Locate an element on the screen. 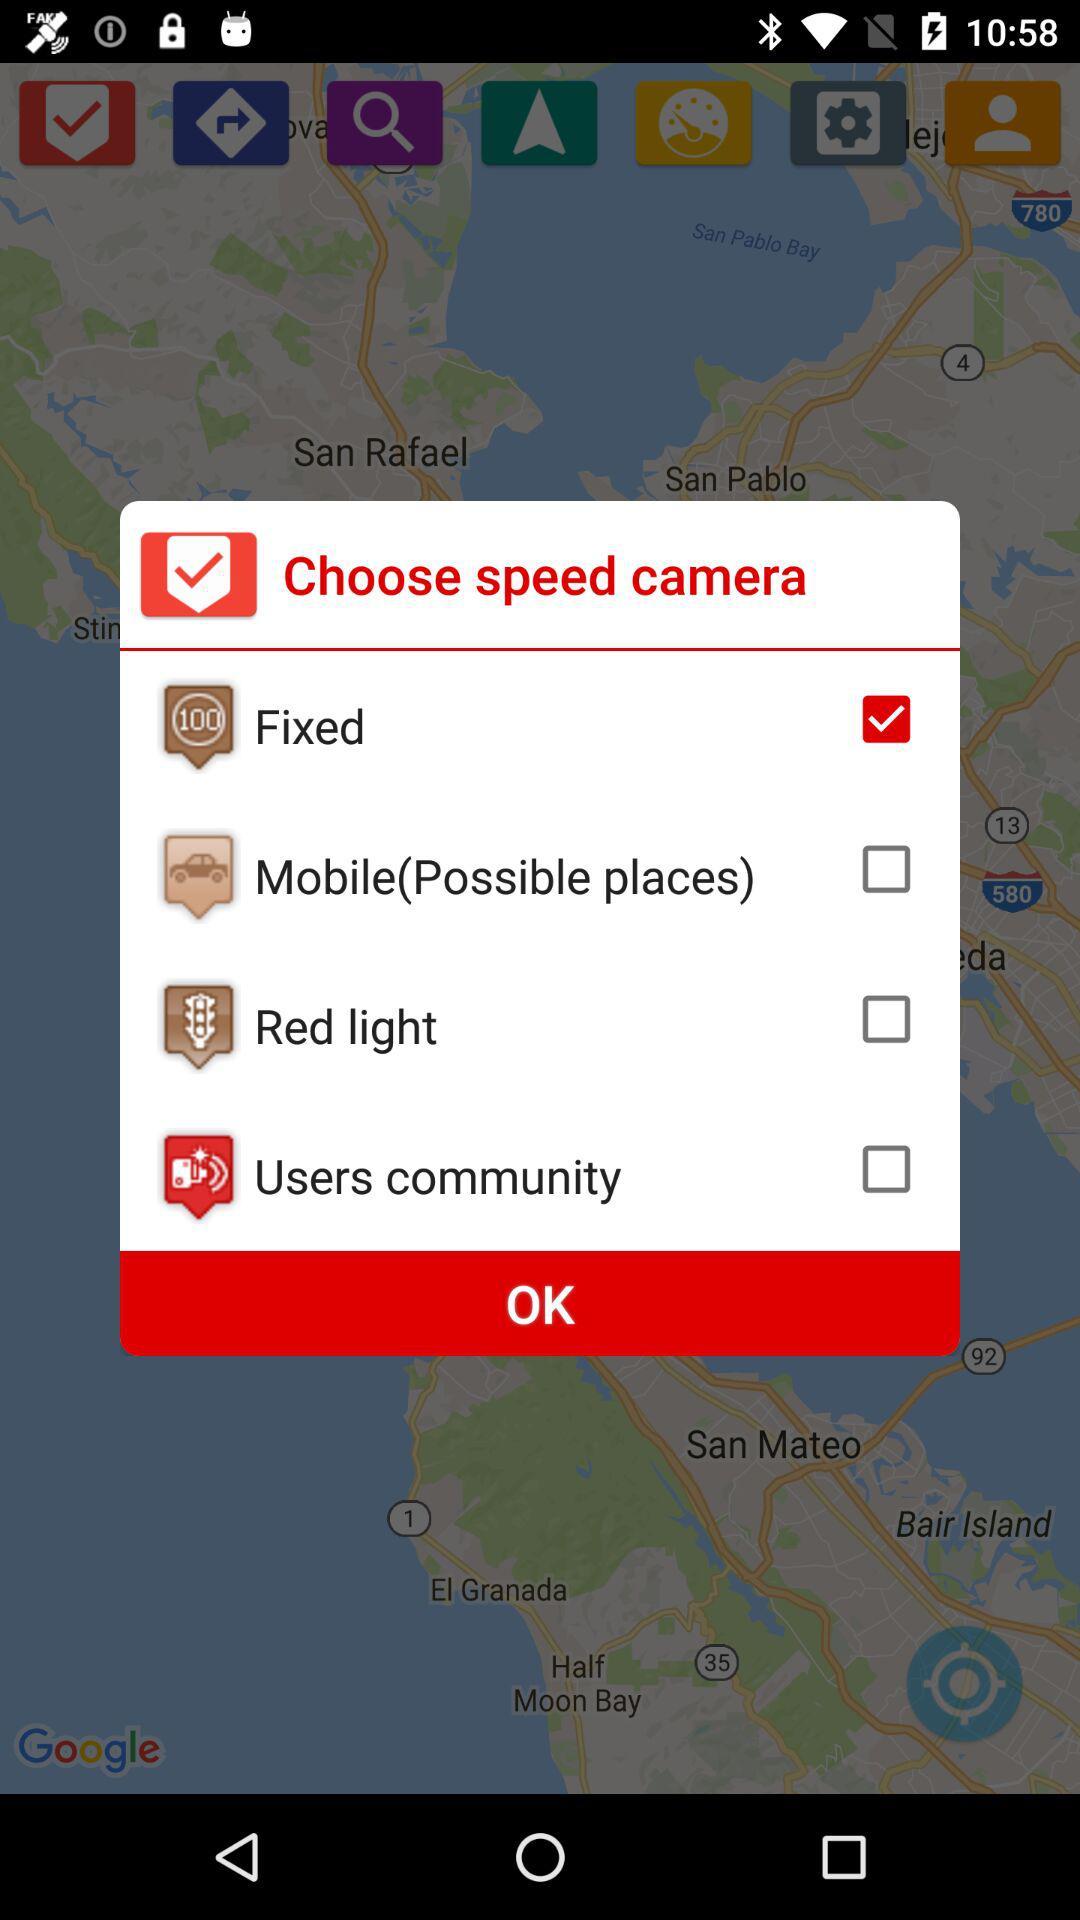 The height and width of the screenshot is (1920, 1080). the red light icon is located at coordinates (549, 1025).